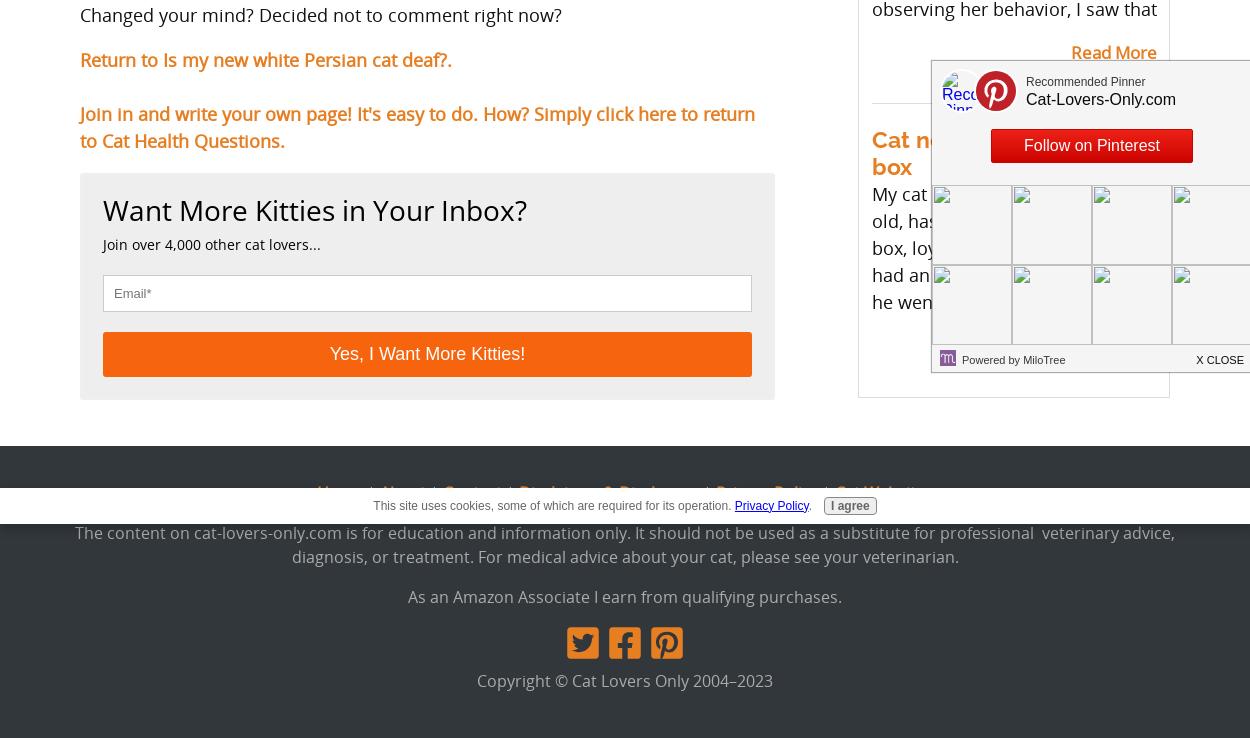 This screenshot has width=1250, height=738. Describe the element at coordinates (755, 678) in the screenshot. I see `'2023'` at that location.